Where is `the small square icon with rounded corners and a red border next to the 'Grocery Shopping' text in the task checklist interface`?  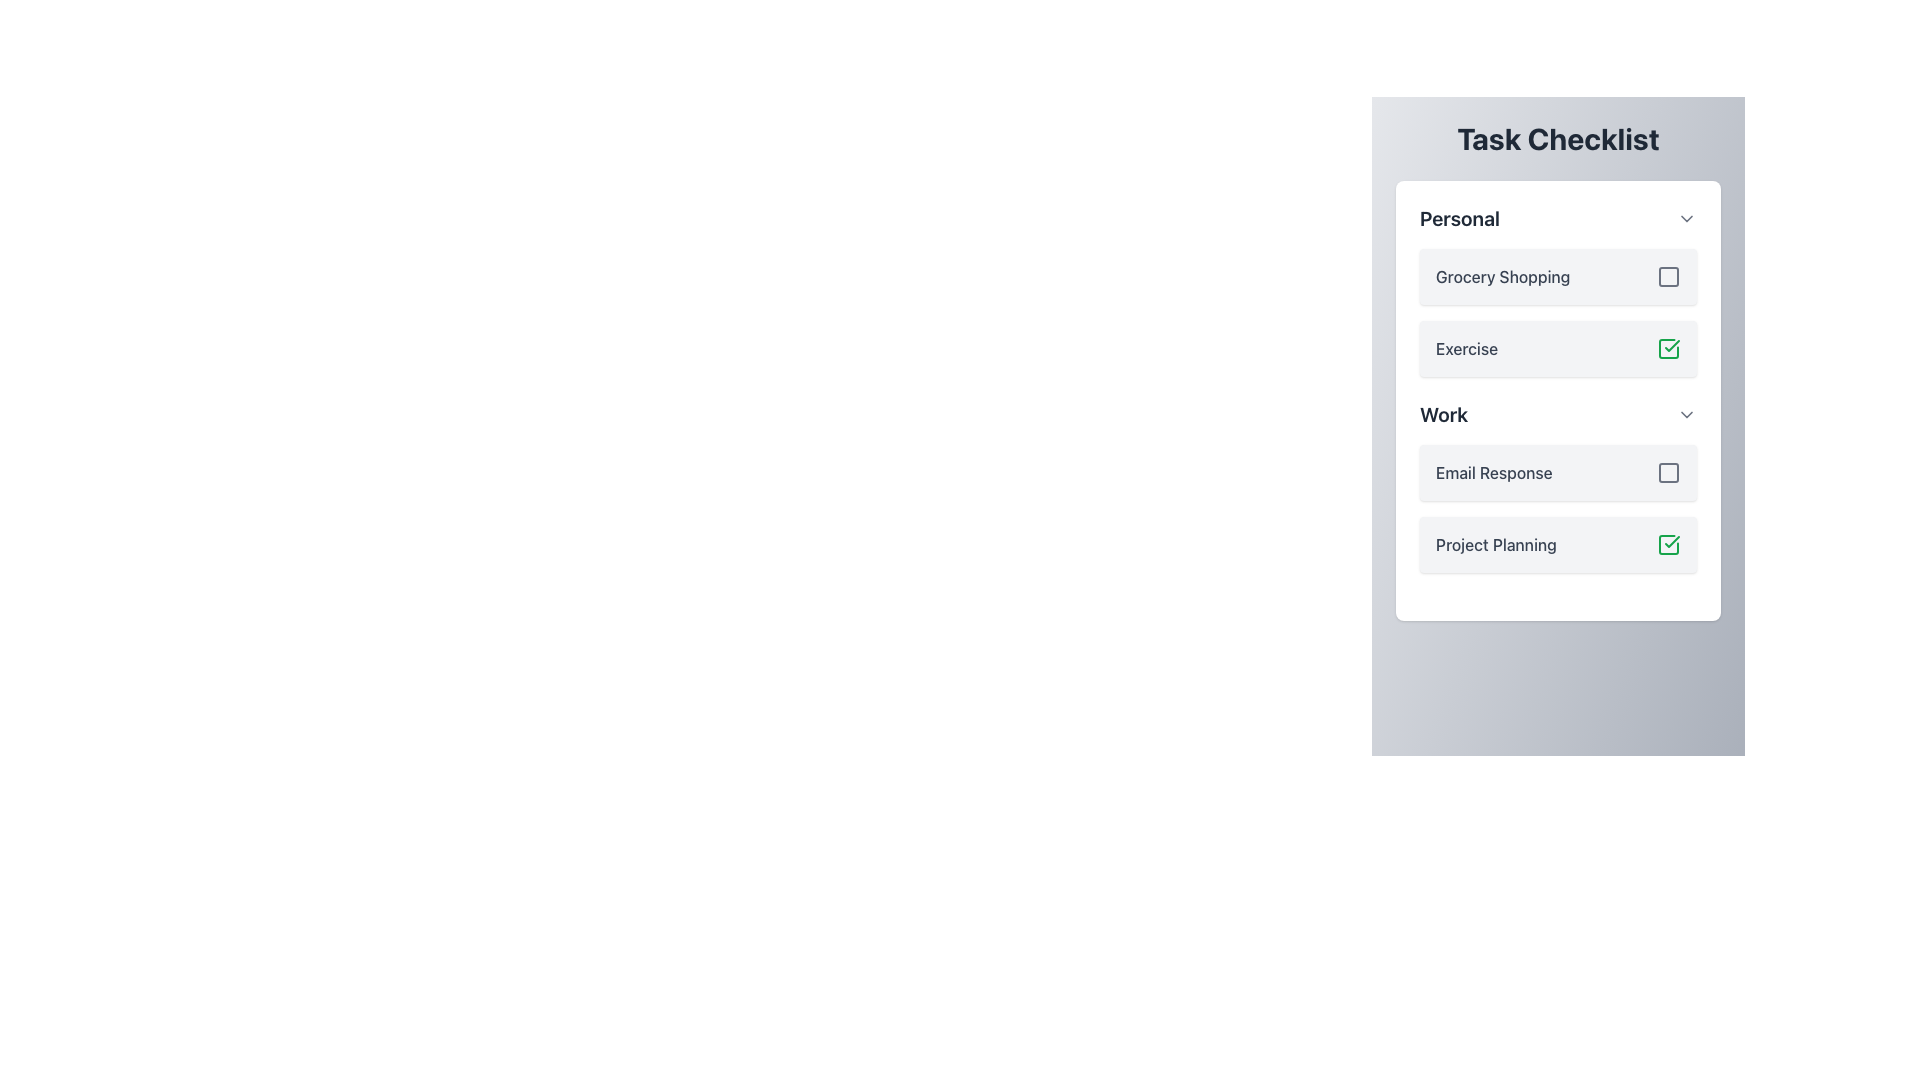 the small square icon with rounded corners and a red border next to the 'Grocery Shopping' text in the task checklist interface is located at coordinates (1669, 277).